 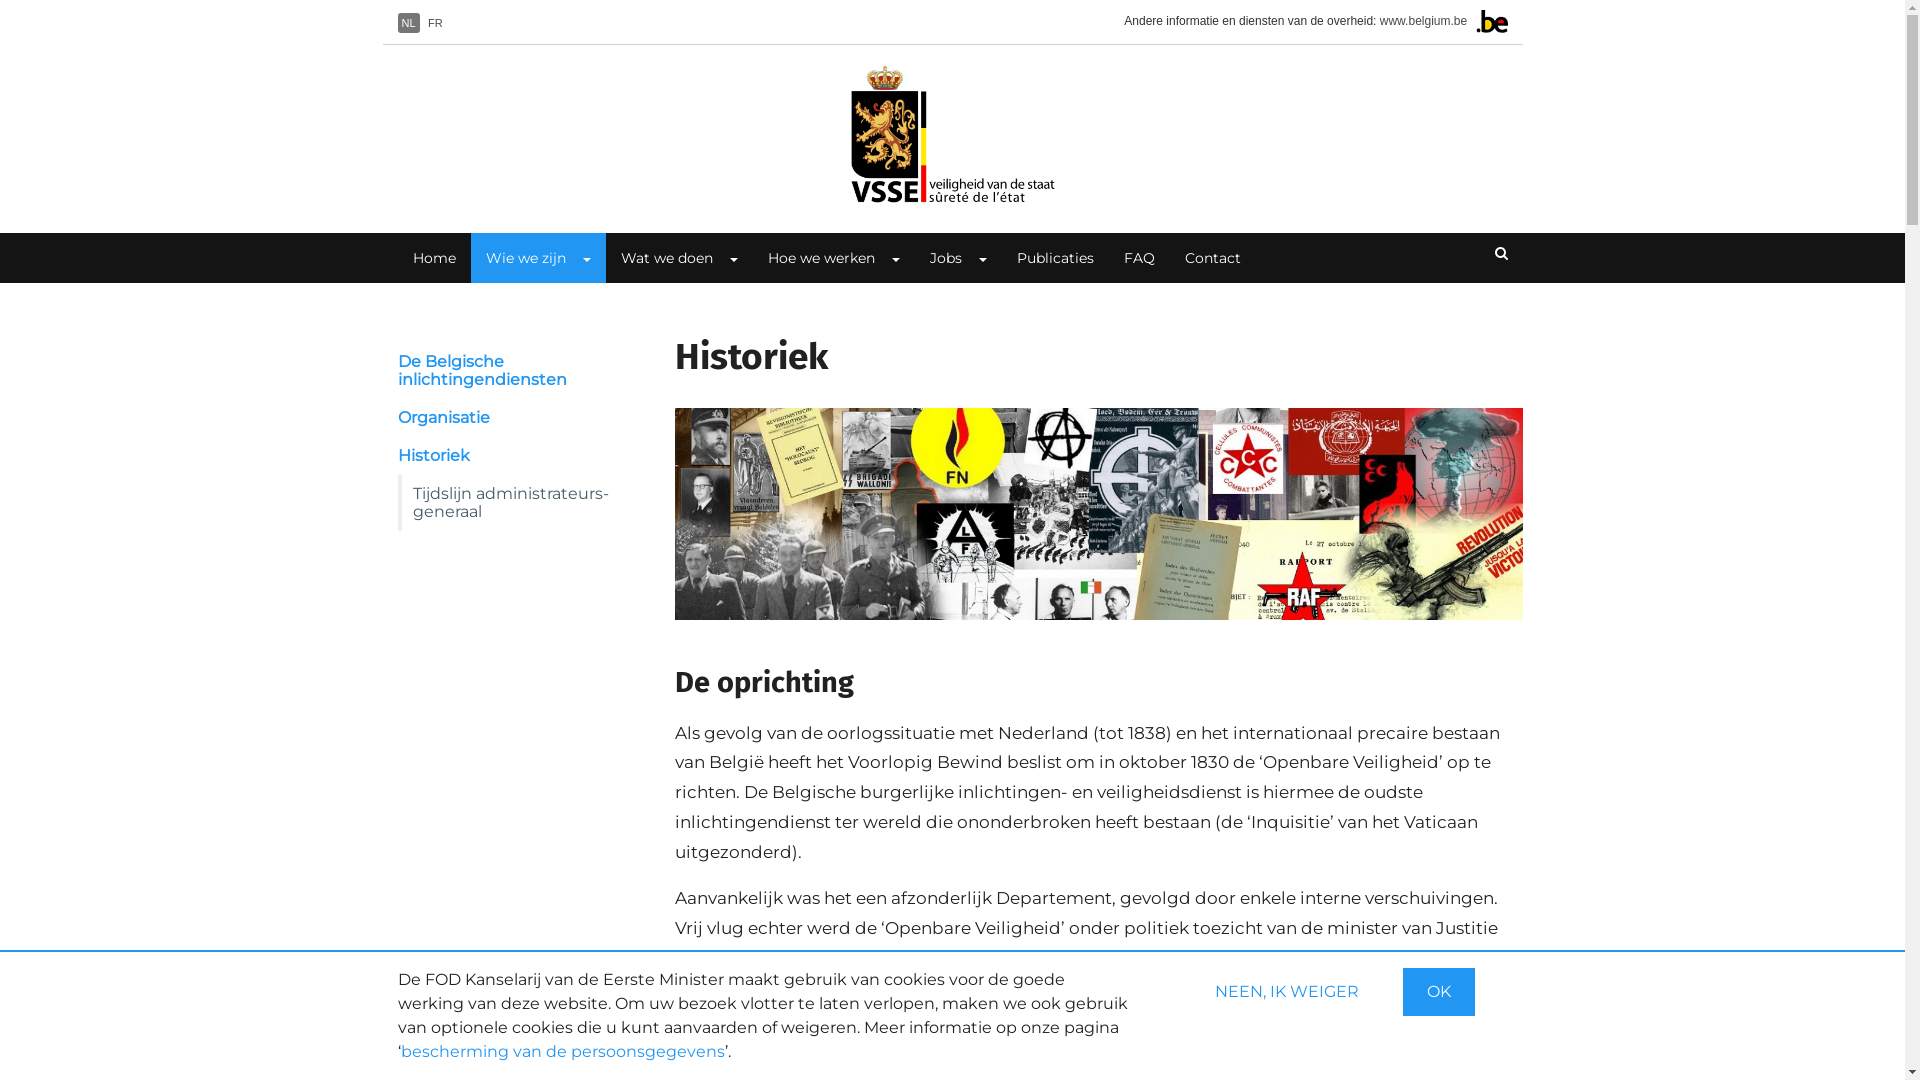 I want to click on 'Home', so click(x=398, y=257).